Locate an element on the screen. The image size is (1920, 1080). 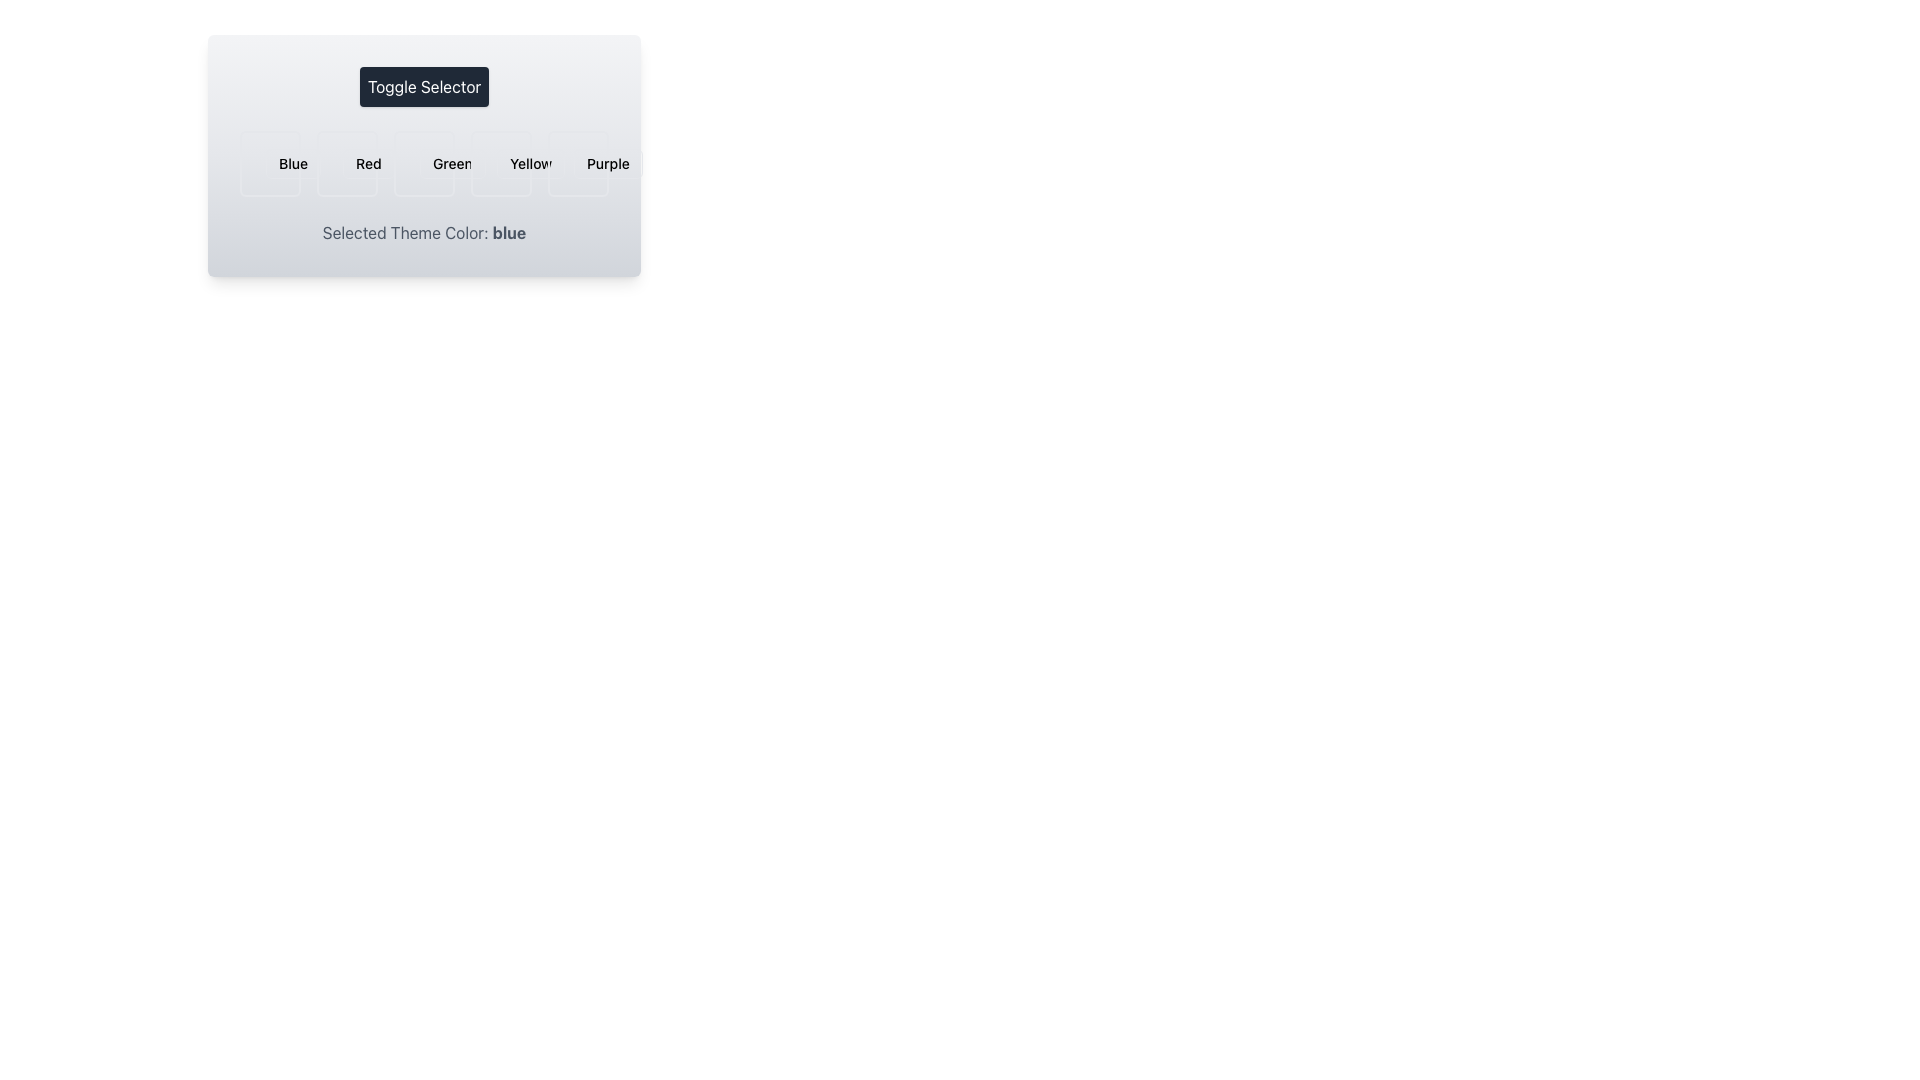
the Informative Label that displays the currently selected theme color, positioned below the interactive color toggles and centered horizontally is located at coordinates (423, 231).